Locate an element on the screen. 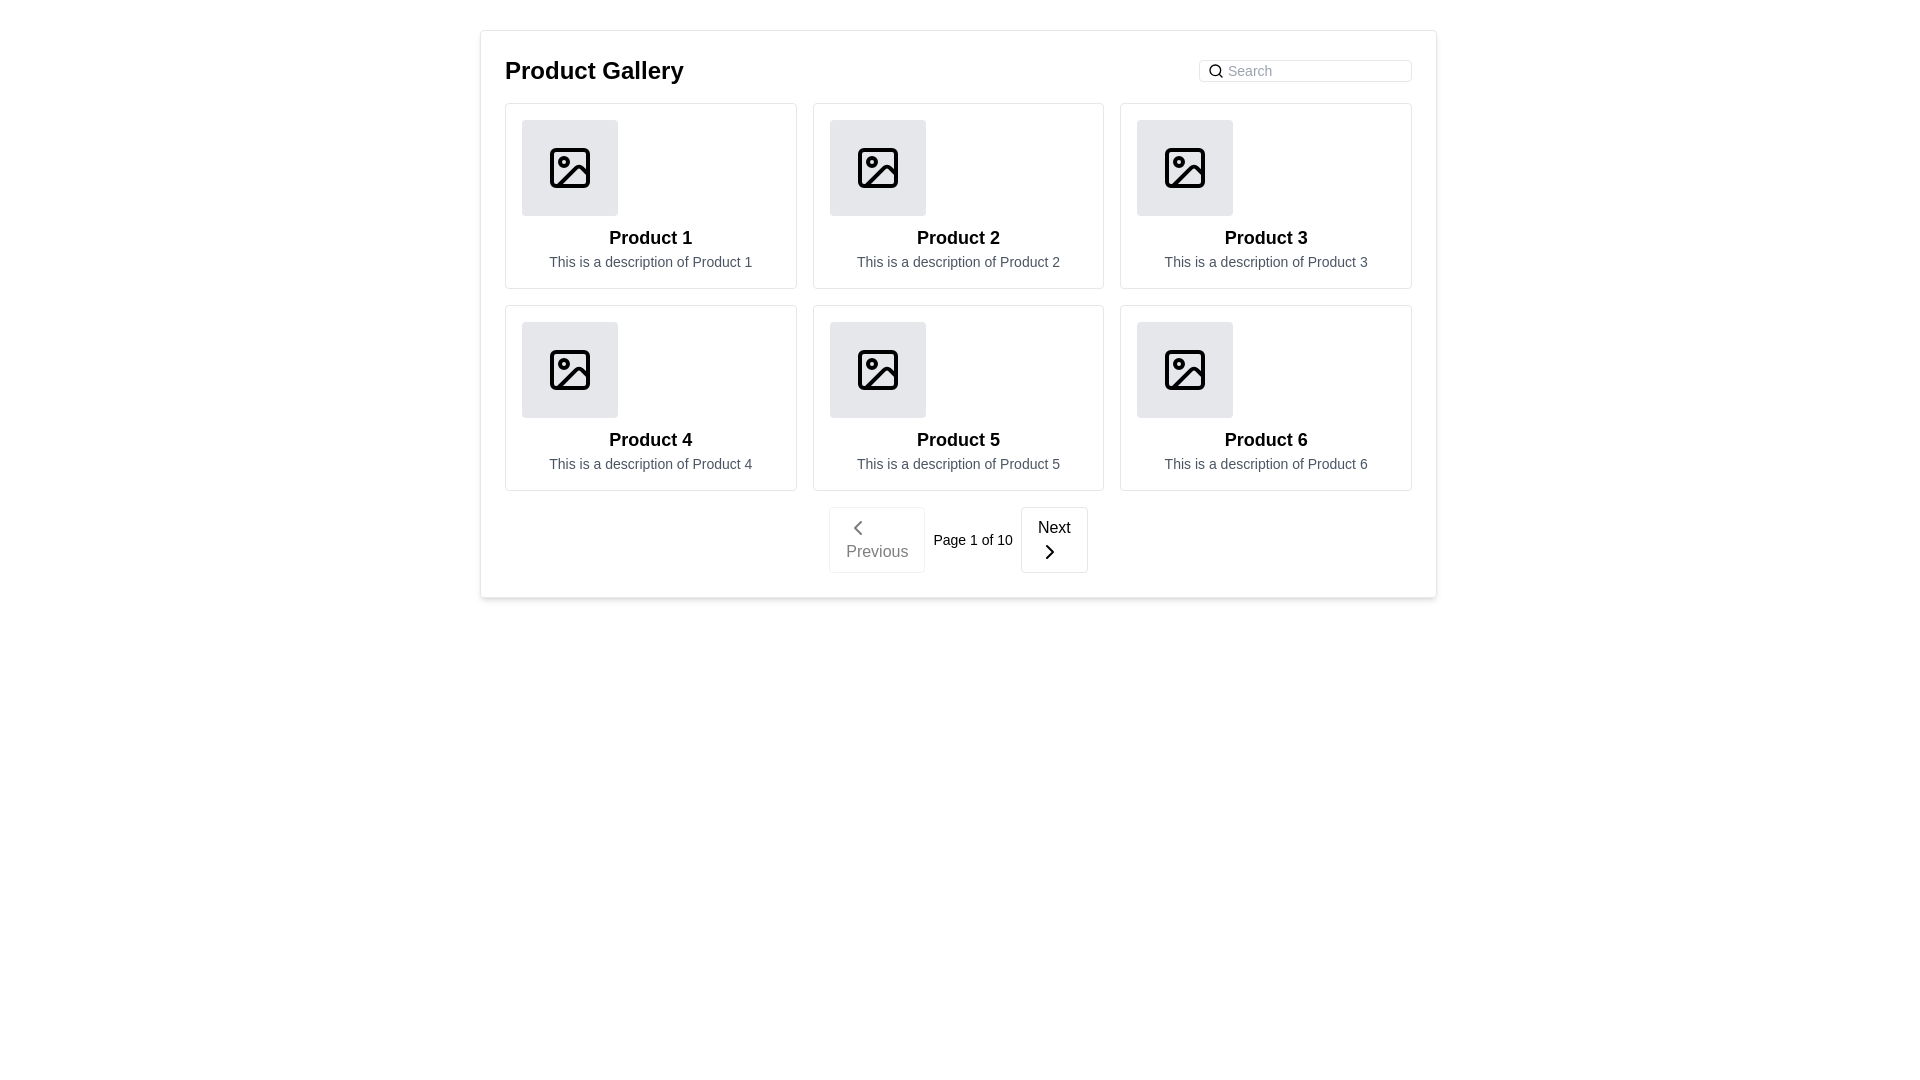  description text that is styled in a small font size and light gray color, which reads 'This is a description of Product 6', located below the title of 'Product 6' in a bordered and rounded box layout is located at coordinates (1265, 463).